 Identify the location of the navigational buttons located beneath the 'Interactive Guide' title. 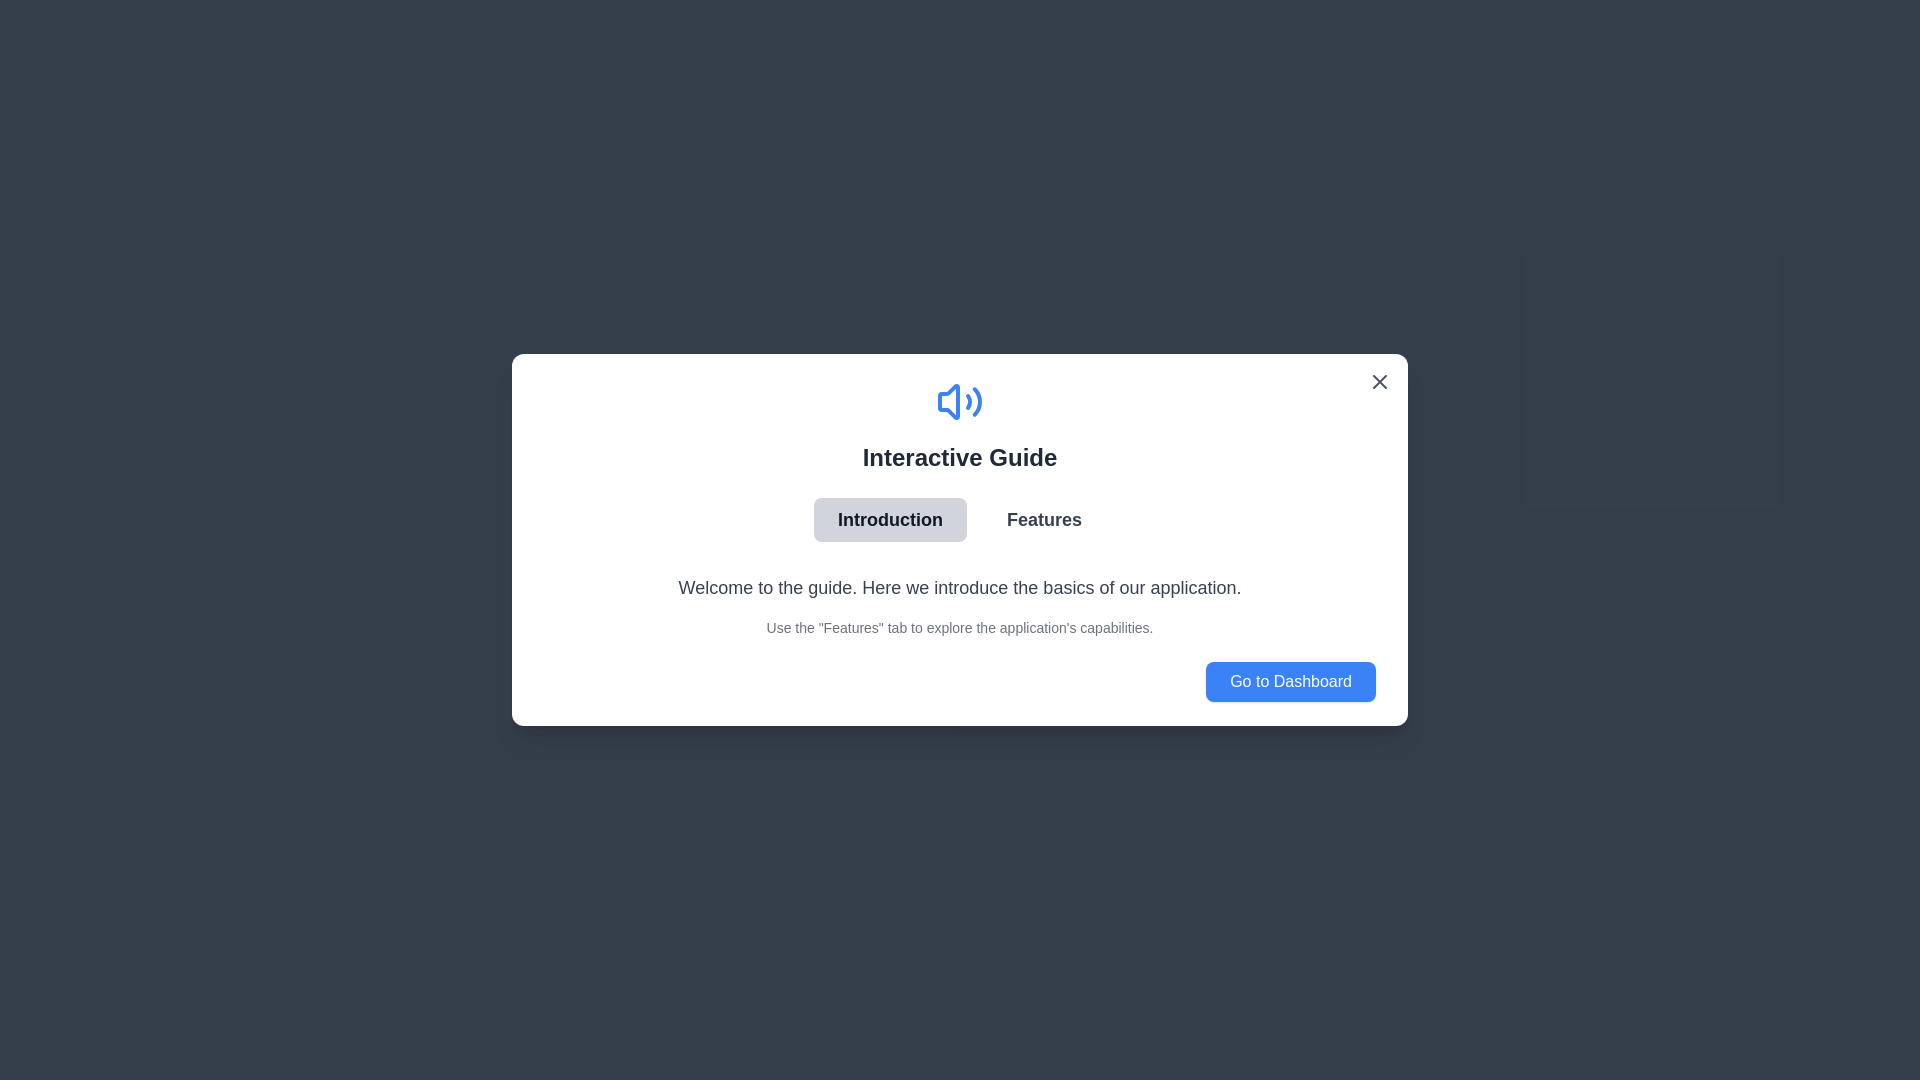
(960, 519).